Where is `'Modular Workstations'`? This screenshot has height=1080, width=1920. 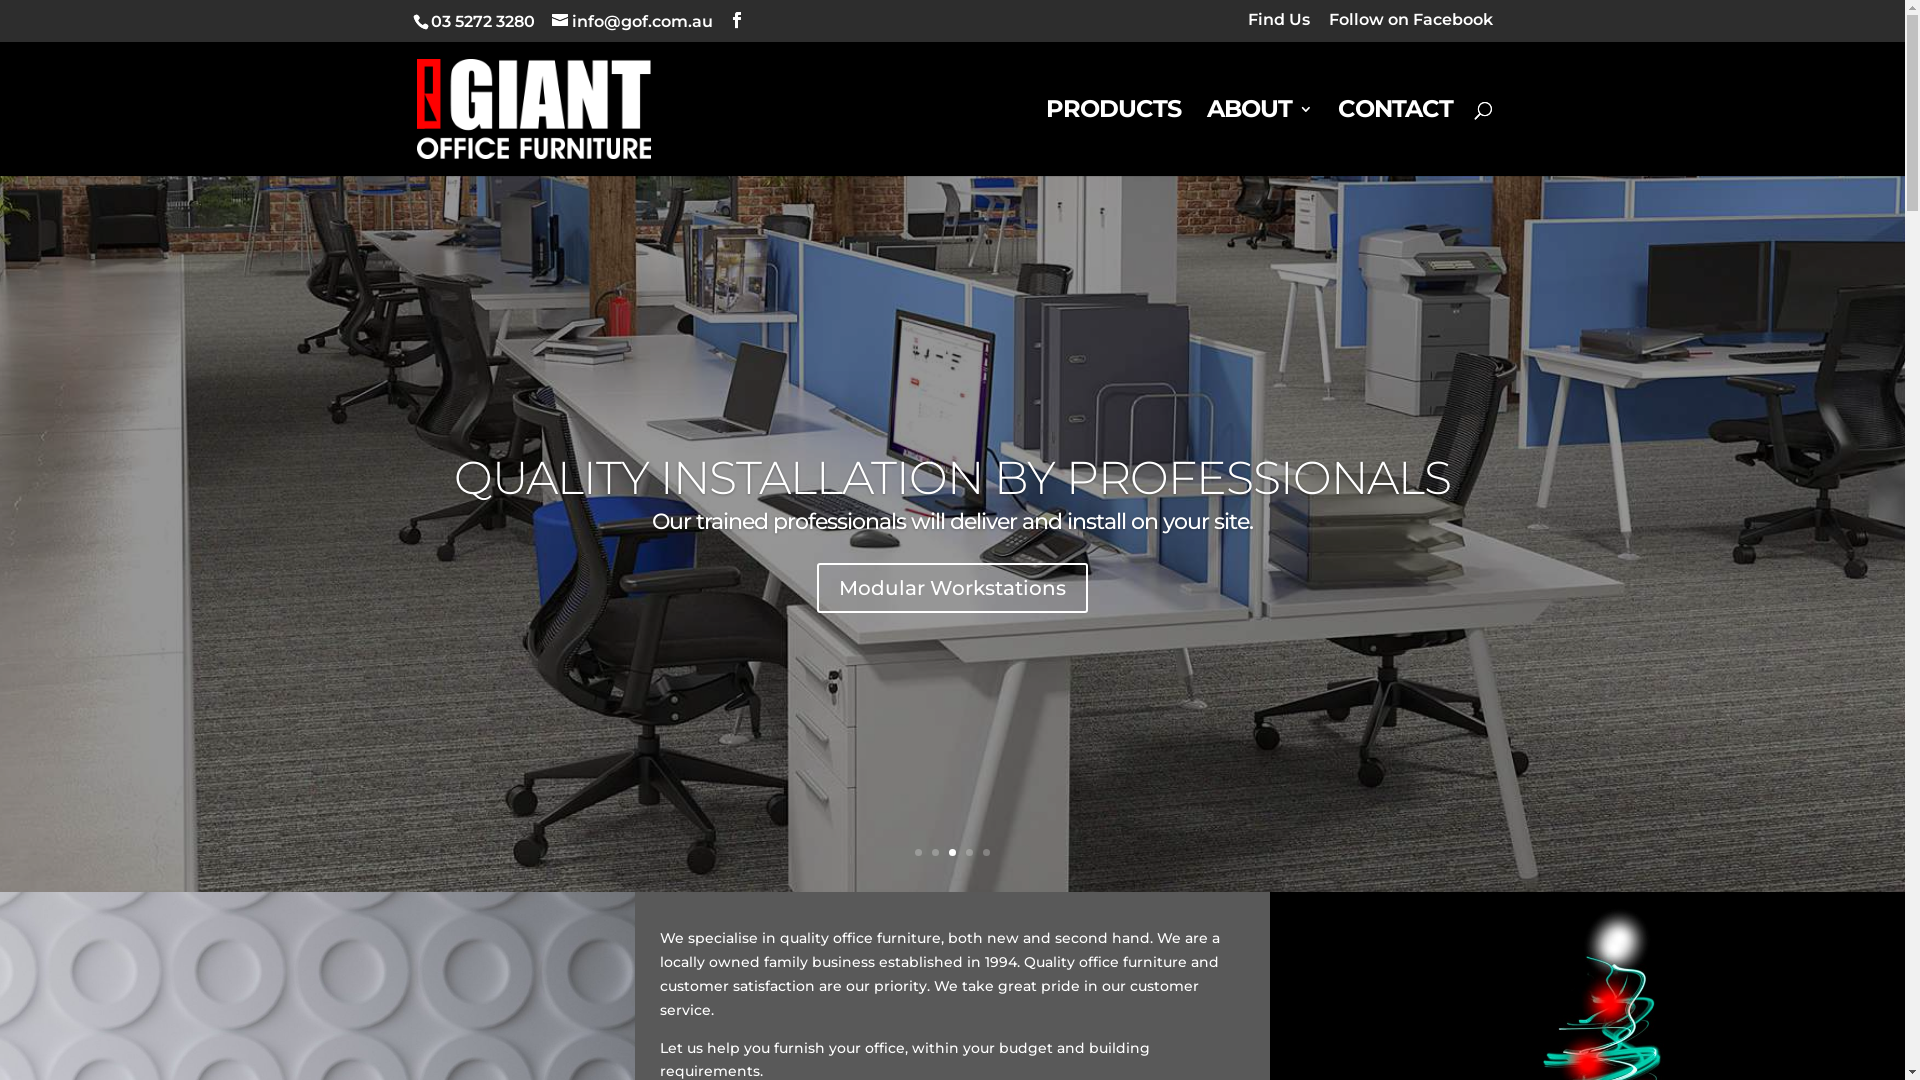 'Modular Workstations' is located at coordinates (951, 586).